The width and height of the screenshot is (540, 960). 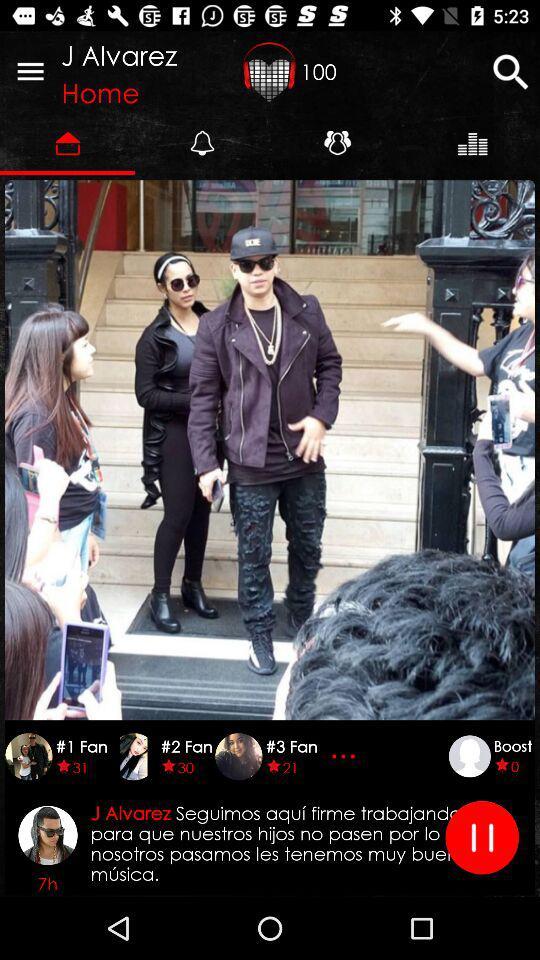 What do you see at coordinates (270, 71) in the screenshot?
I see `icon next to the j alvarez` at bounding box center [270, 71].